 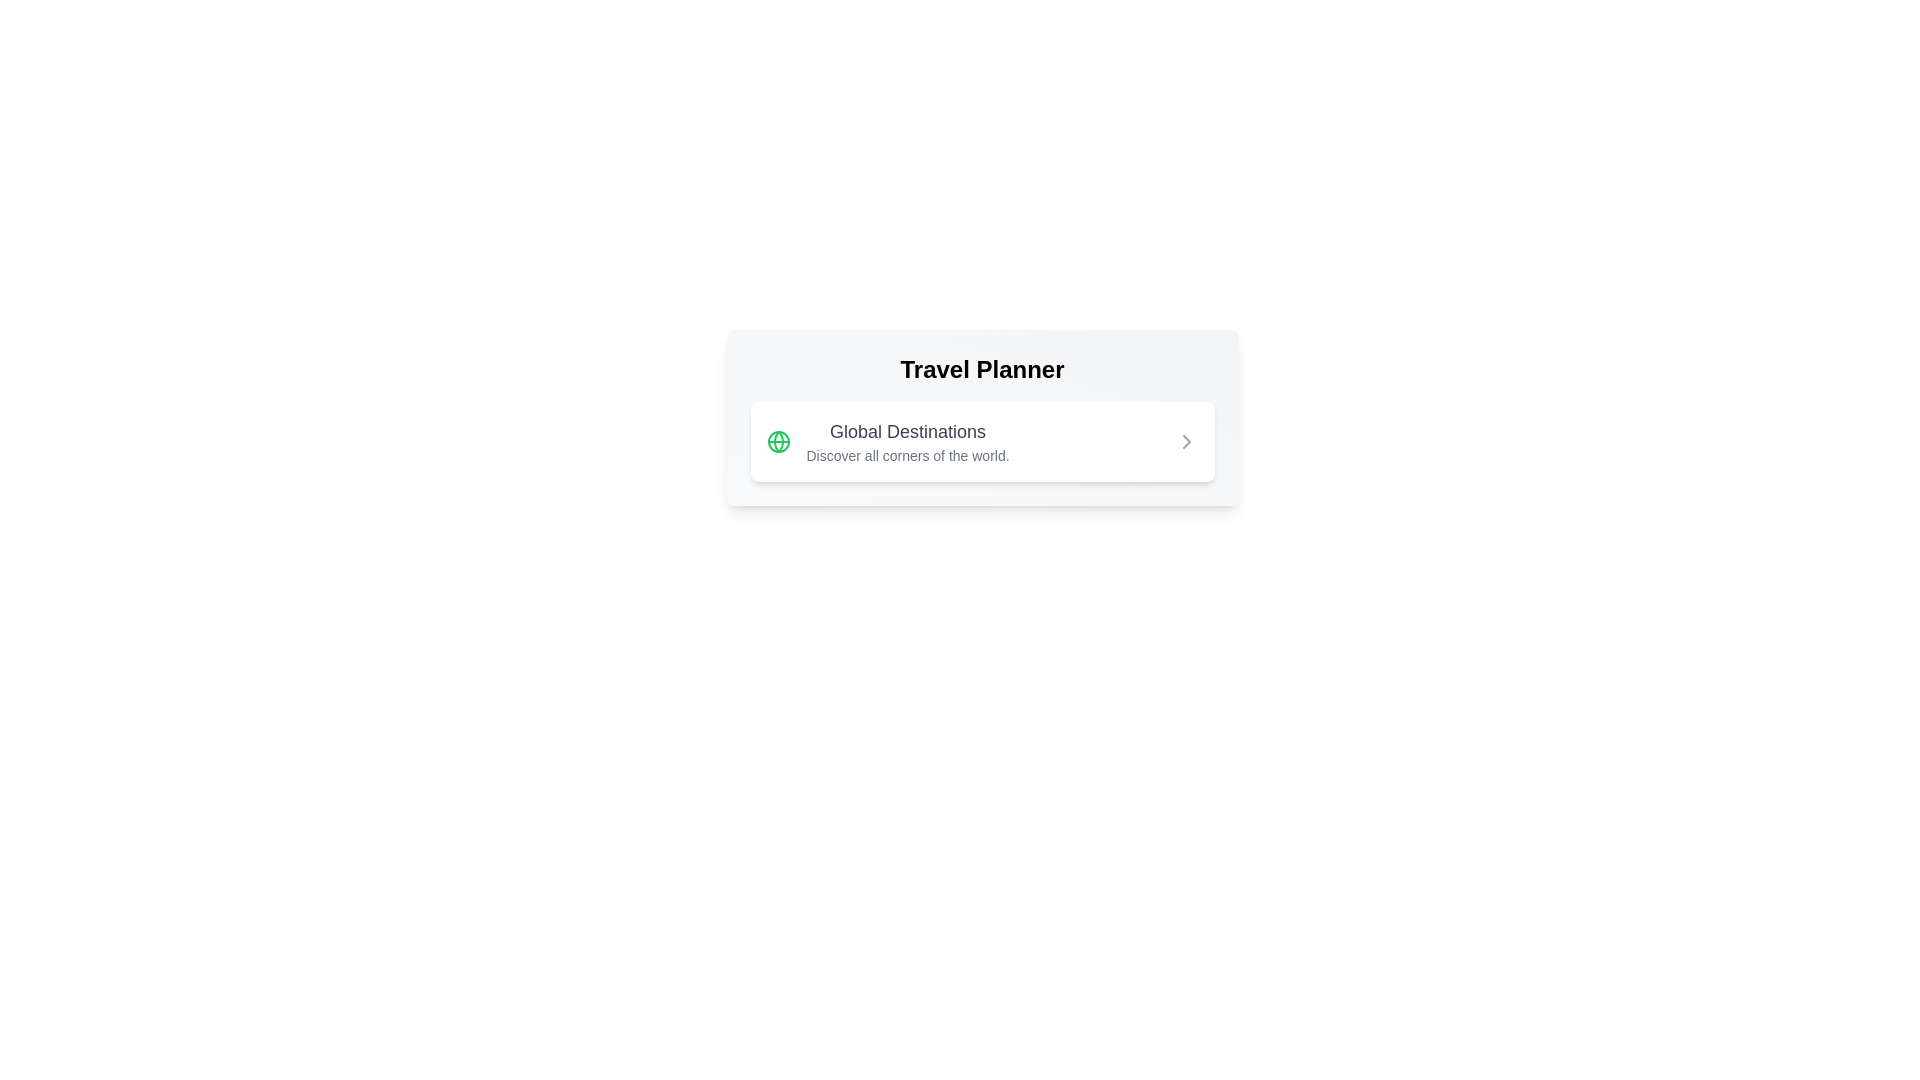 I want to click on the descriptive text label providing context for 'Global Destinations' located directly below the title and slightly to the right of the globe icon, so click(x=906, y=455).